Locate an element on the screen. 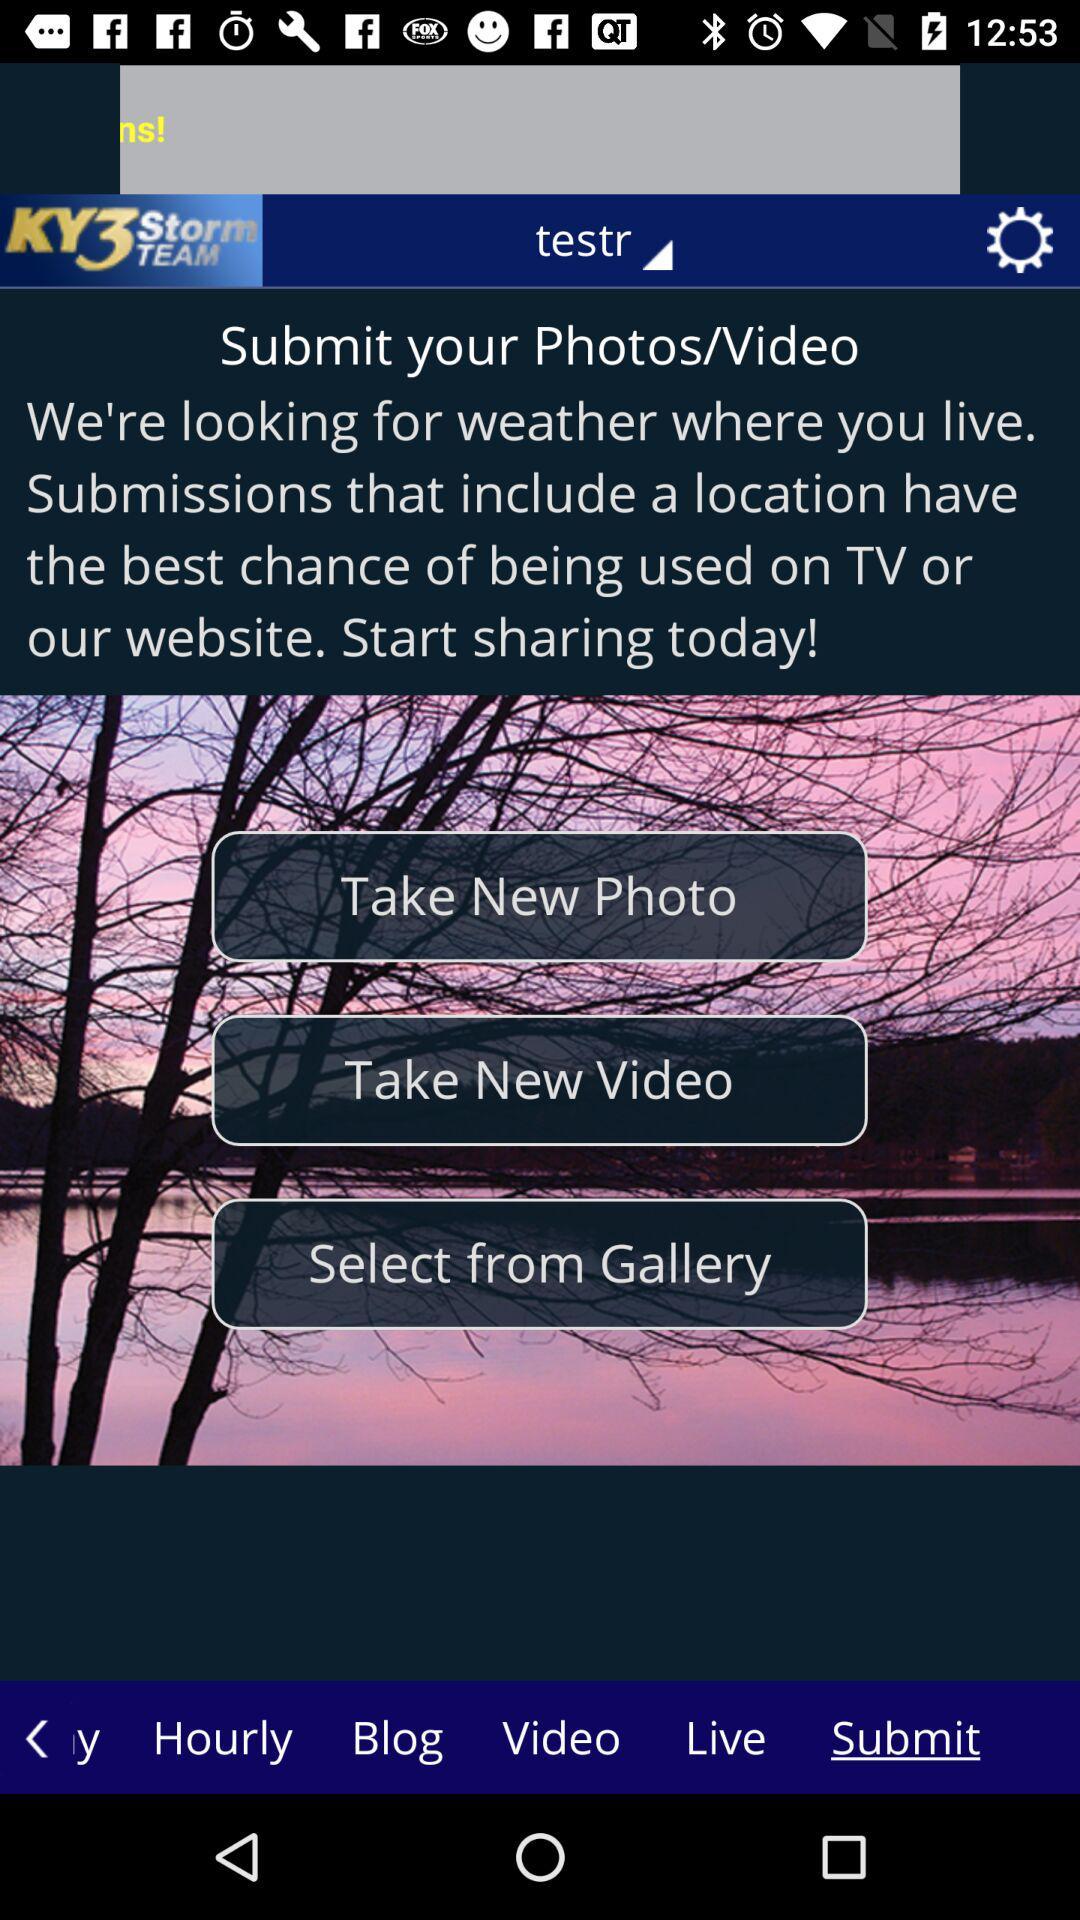  the item to the left of testr icon is located at coordinates (131, 240).